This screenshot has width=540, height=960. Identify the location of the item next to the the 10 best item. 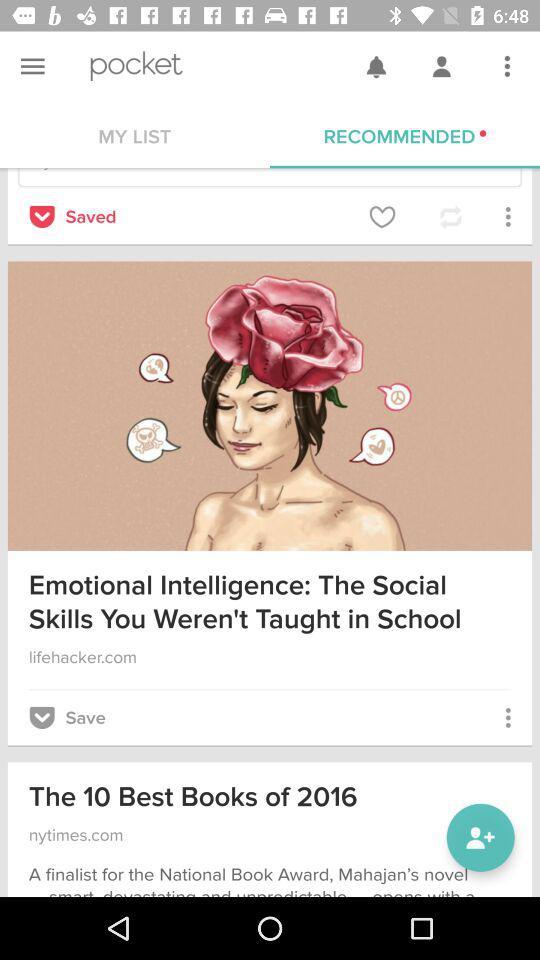
(479, 837).